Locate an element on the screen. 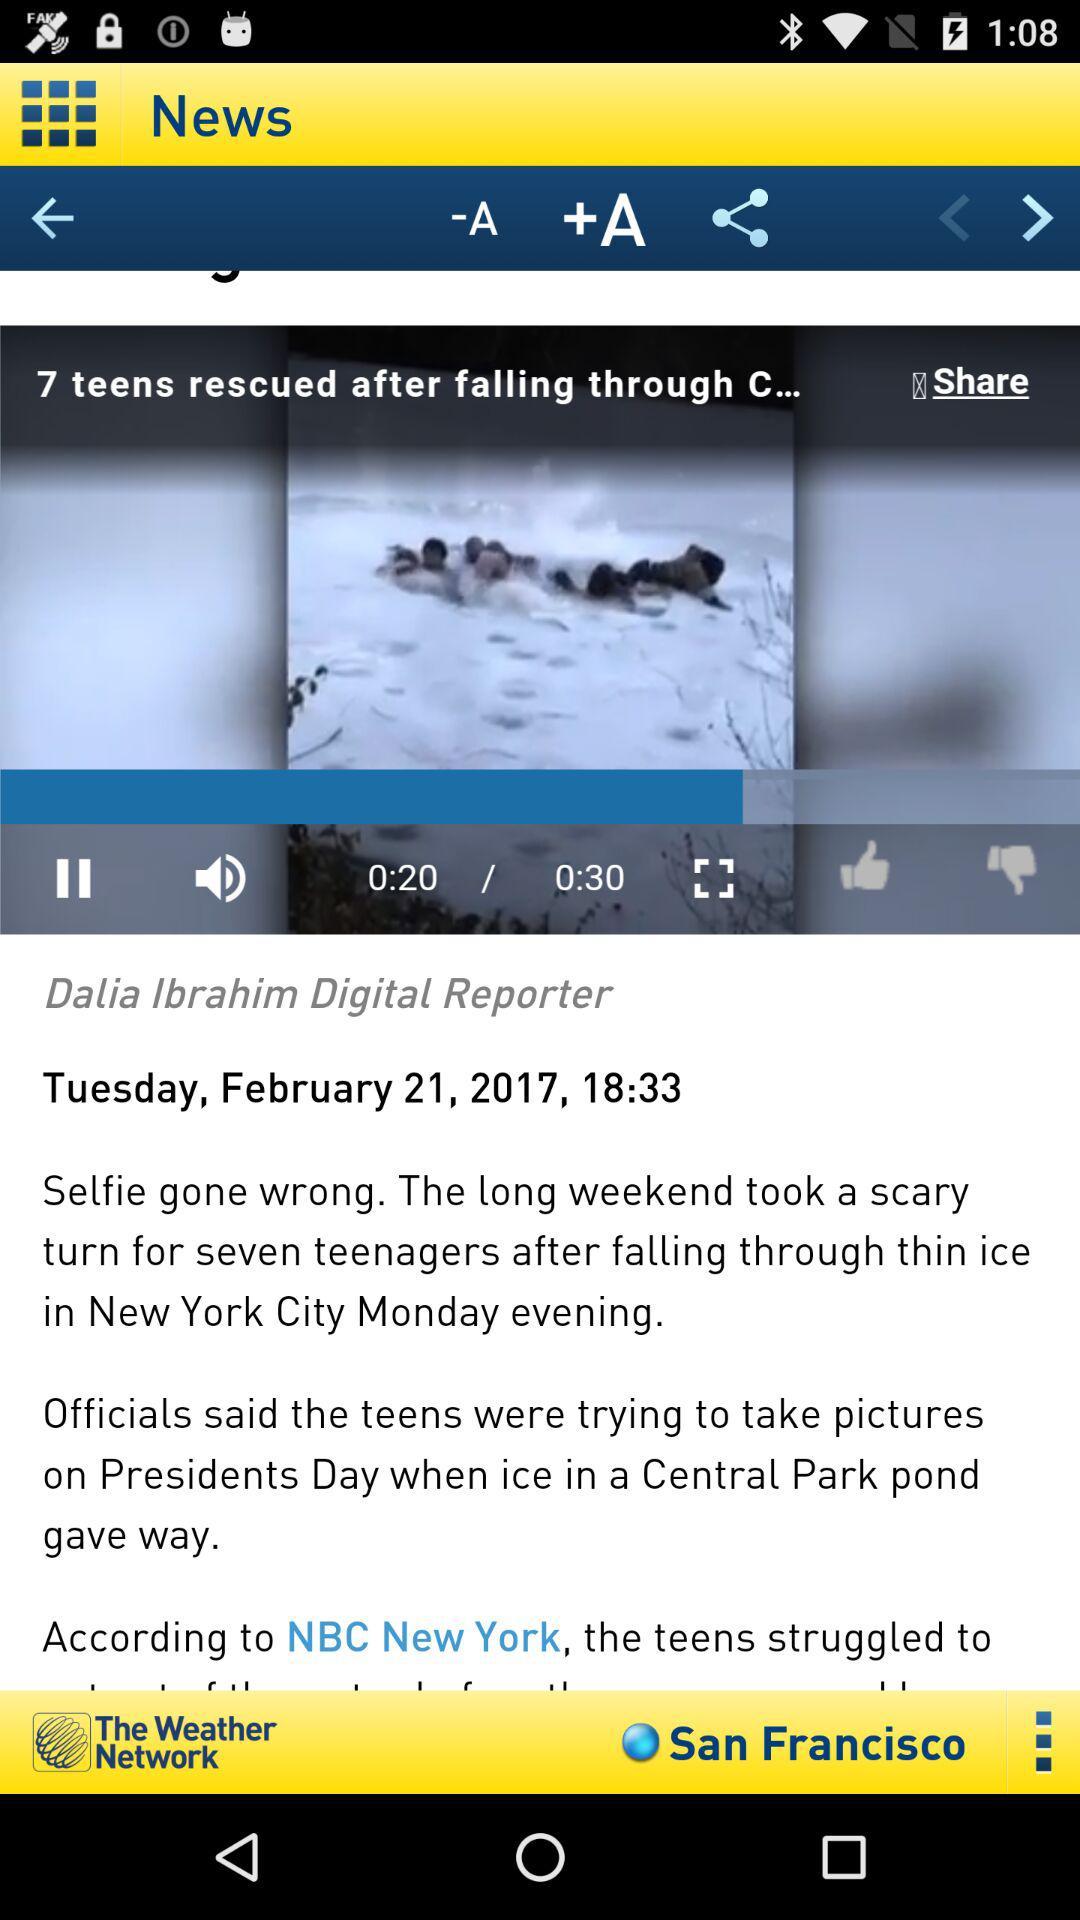 This screenshot has width=1080, height=1920. letter size increasing is located at coordinates (604, 218).